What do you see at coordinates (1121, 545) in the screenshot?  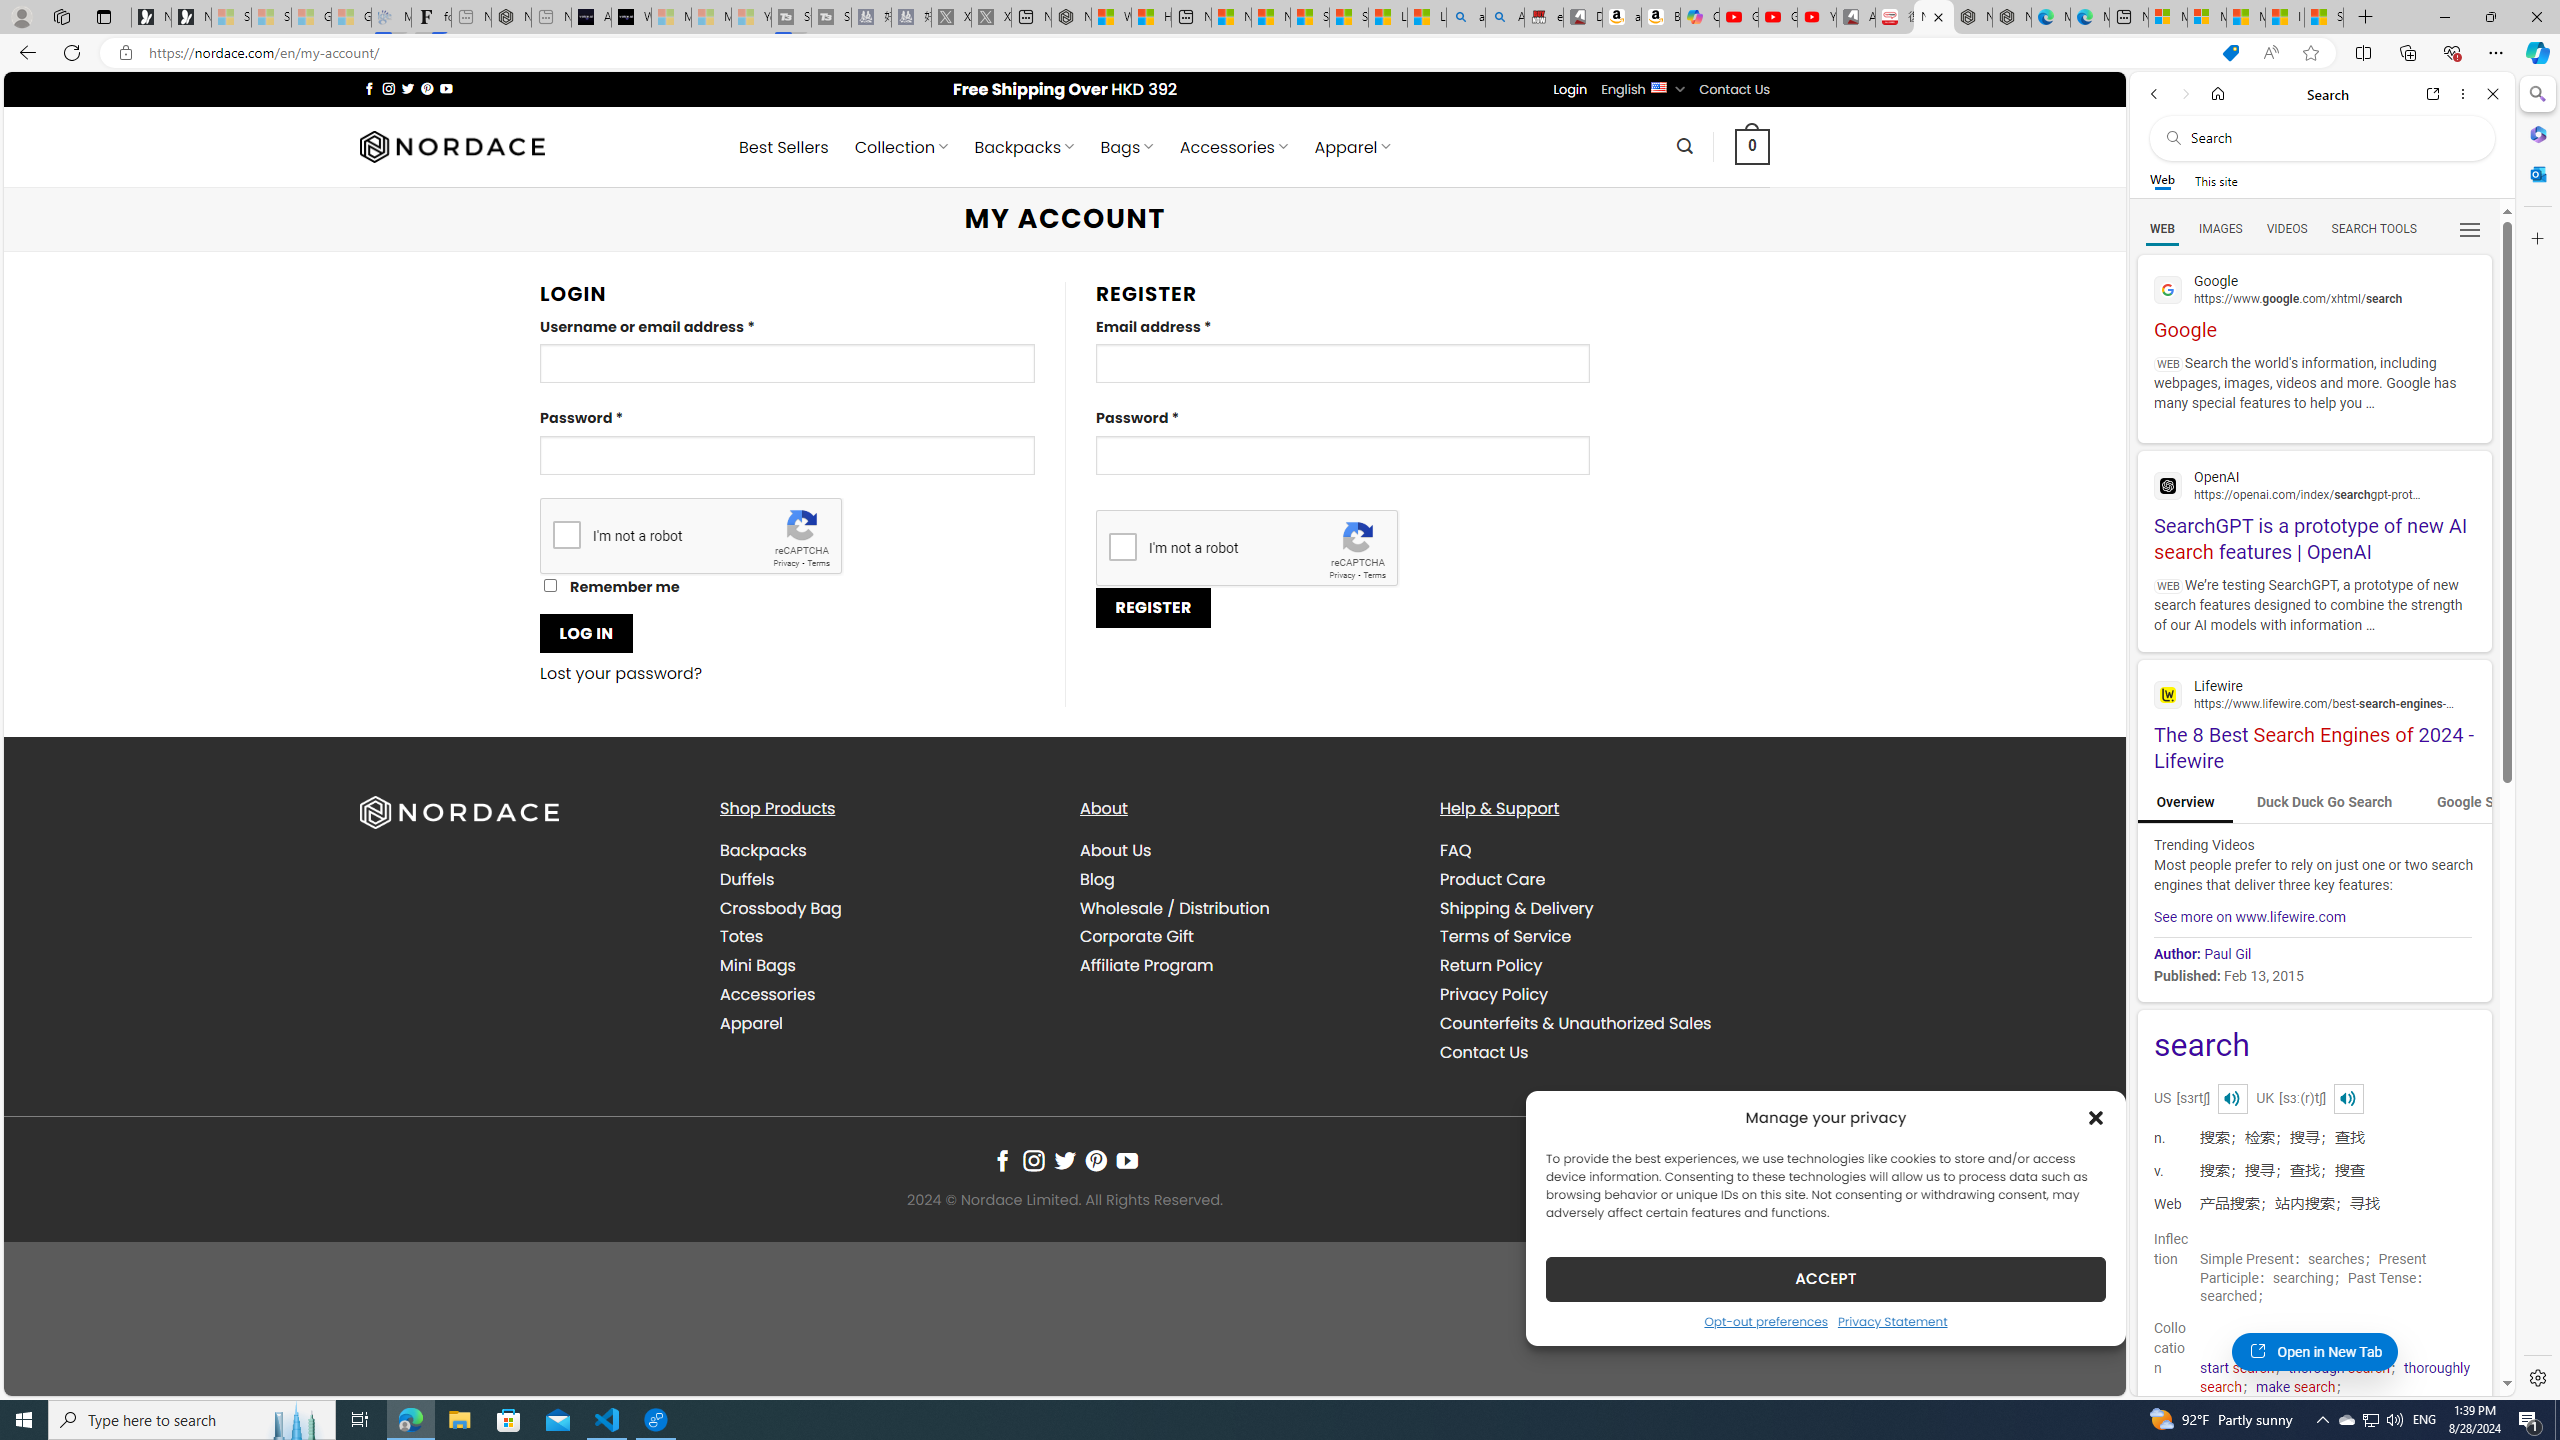 I see `'I'` at bounding box center [1121, 545].